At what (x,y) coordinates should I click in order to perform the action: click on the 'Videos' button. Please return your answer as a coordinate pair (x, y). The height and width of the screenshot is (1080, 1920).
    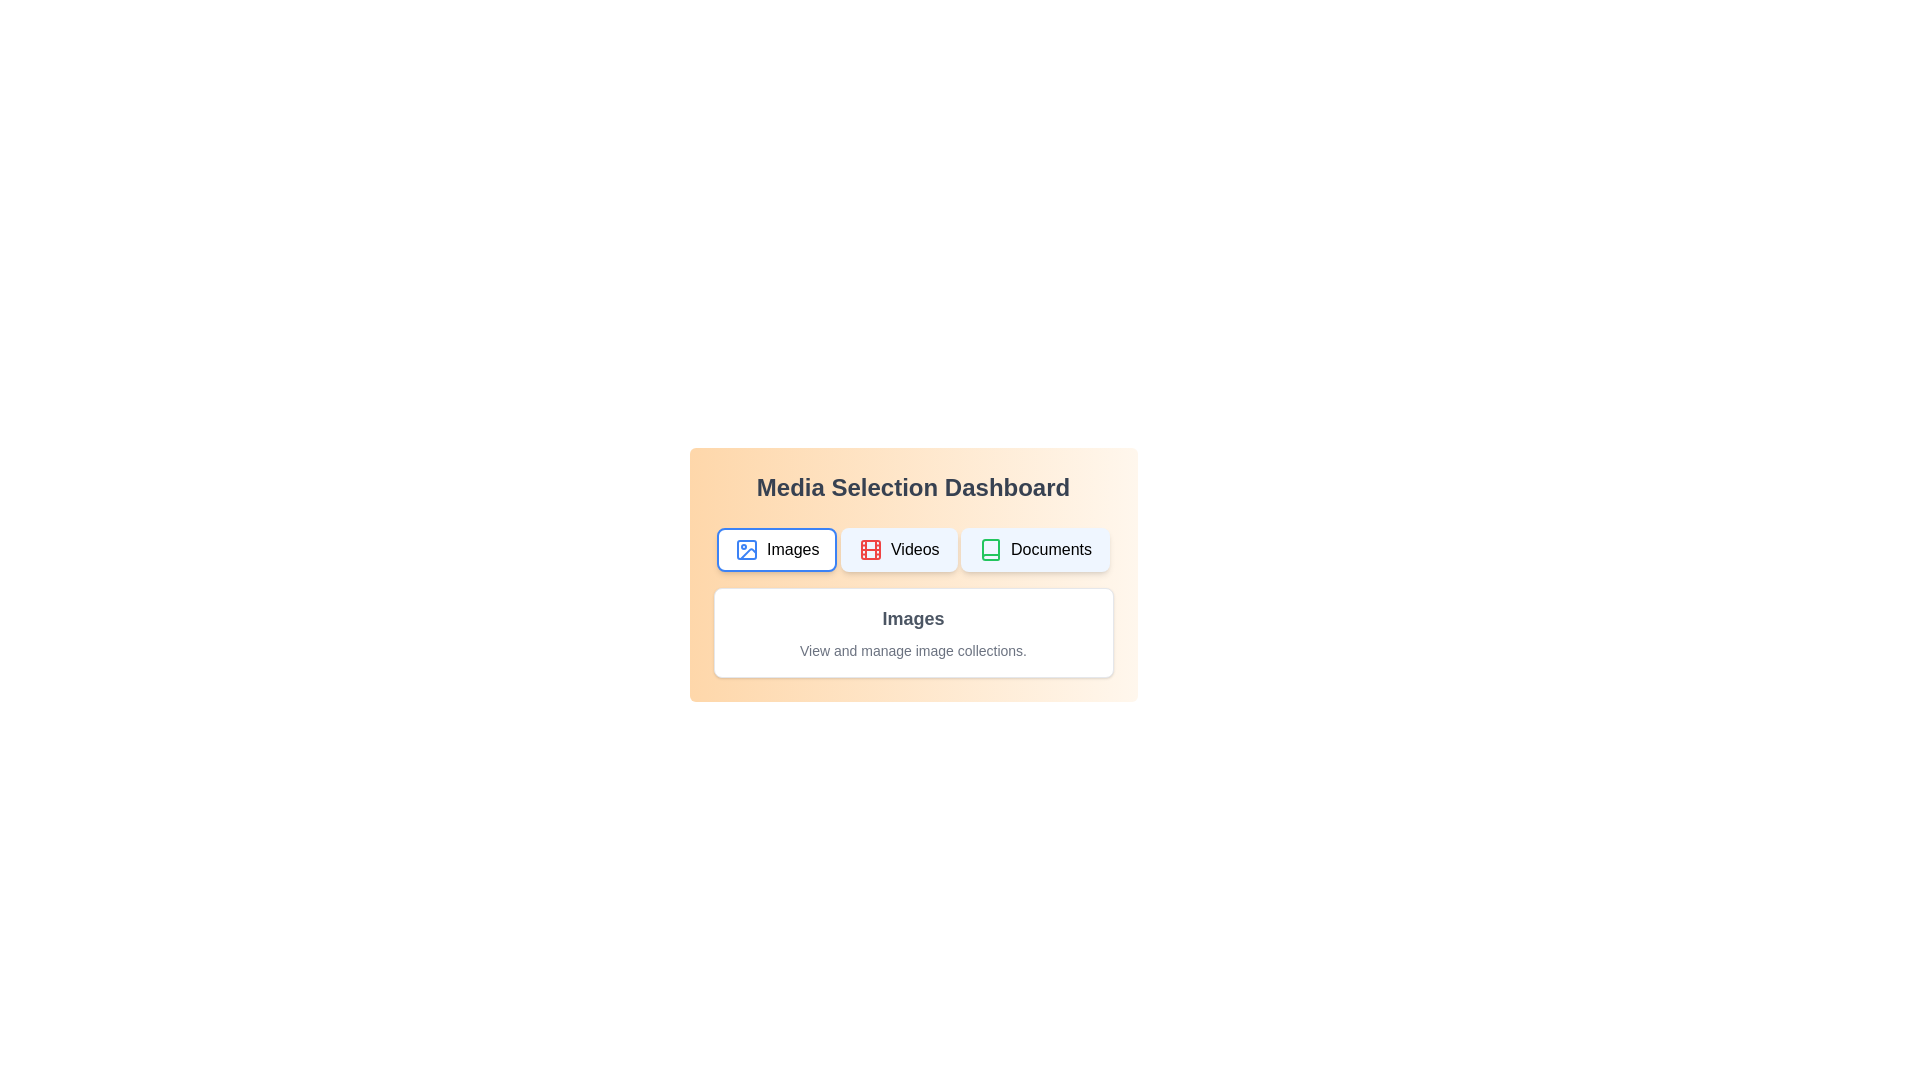
    Looking at the image, I should click on (898, 550).